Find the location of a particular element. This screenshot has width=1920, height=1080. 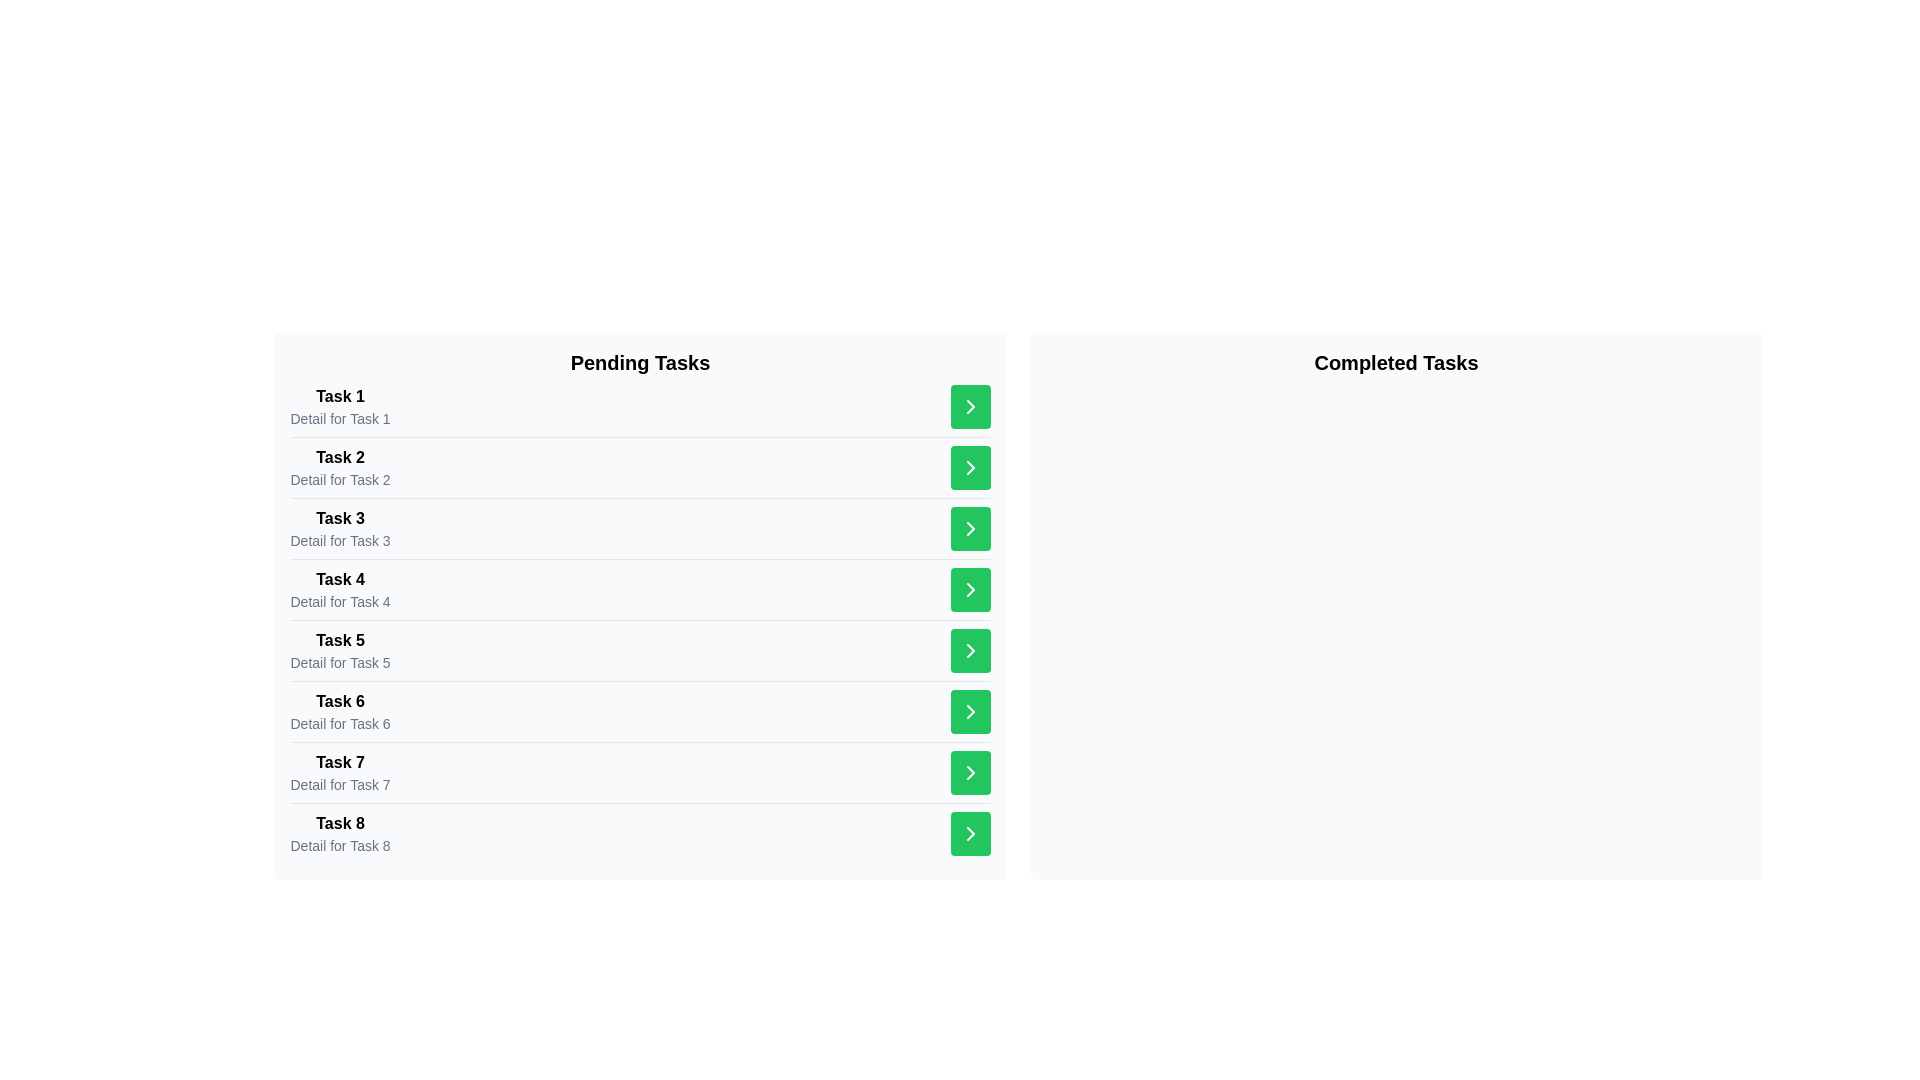

the rightward-pointing chevron icon with a green background in the button for the 'Task 4' entry in the pending tasks list is located at coordinates (970, 527).